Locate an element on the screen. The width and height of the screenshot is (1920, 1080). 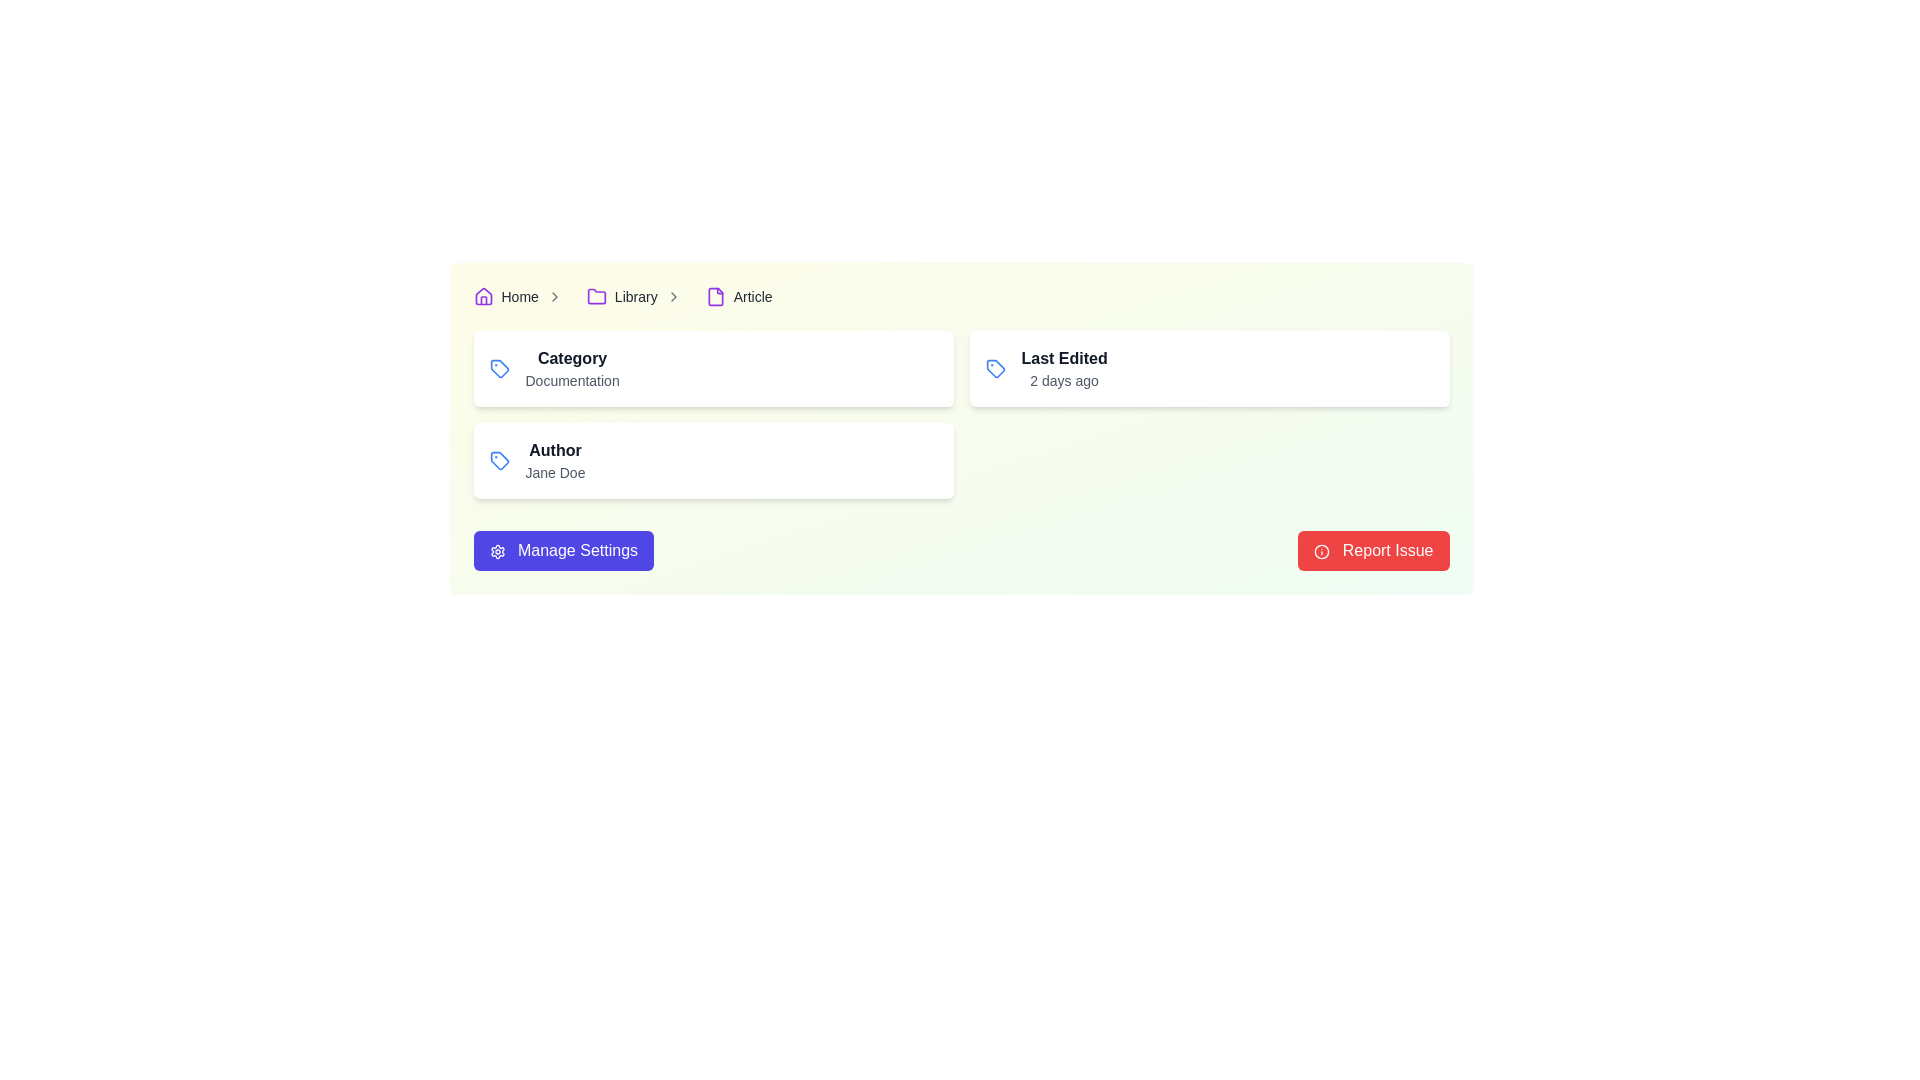
the static text element that indicates the editing timestamp property, located in the upper-right side of the interface near the 'Author' card is located at coordinates (1063, 357).